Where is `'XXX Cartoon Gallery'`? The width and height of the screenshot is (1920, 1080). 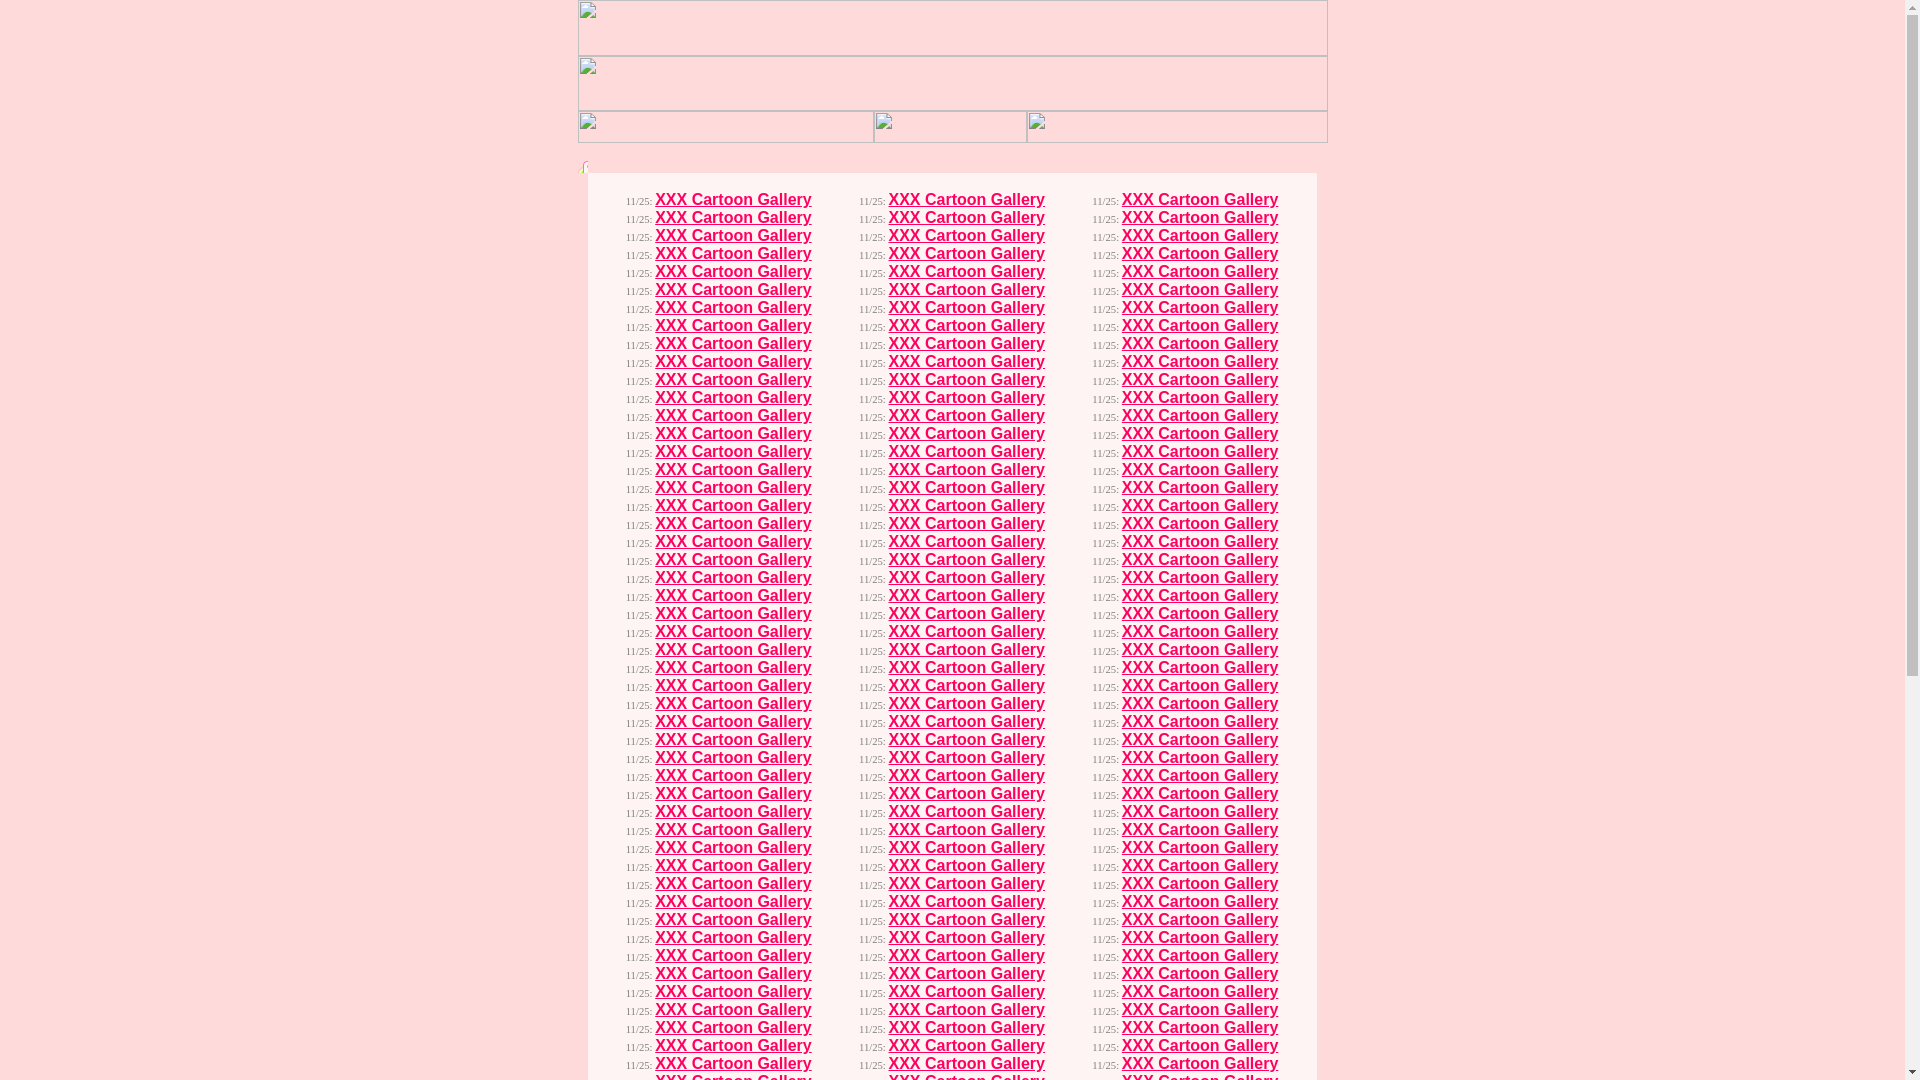
'XXX Cartoon Gallery' is located at coordinates (732, 217).